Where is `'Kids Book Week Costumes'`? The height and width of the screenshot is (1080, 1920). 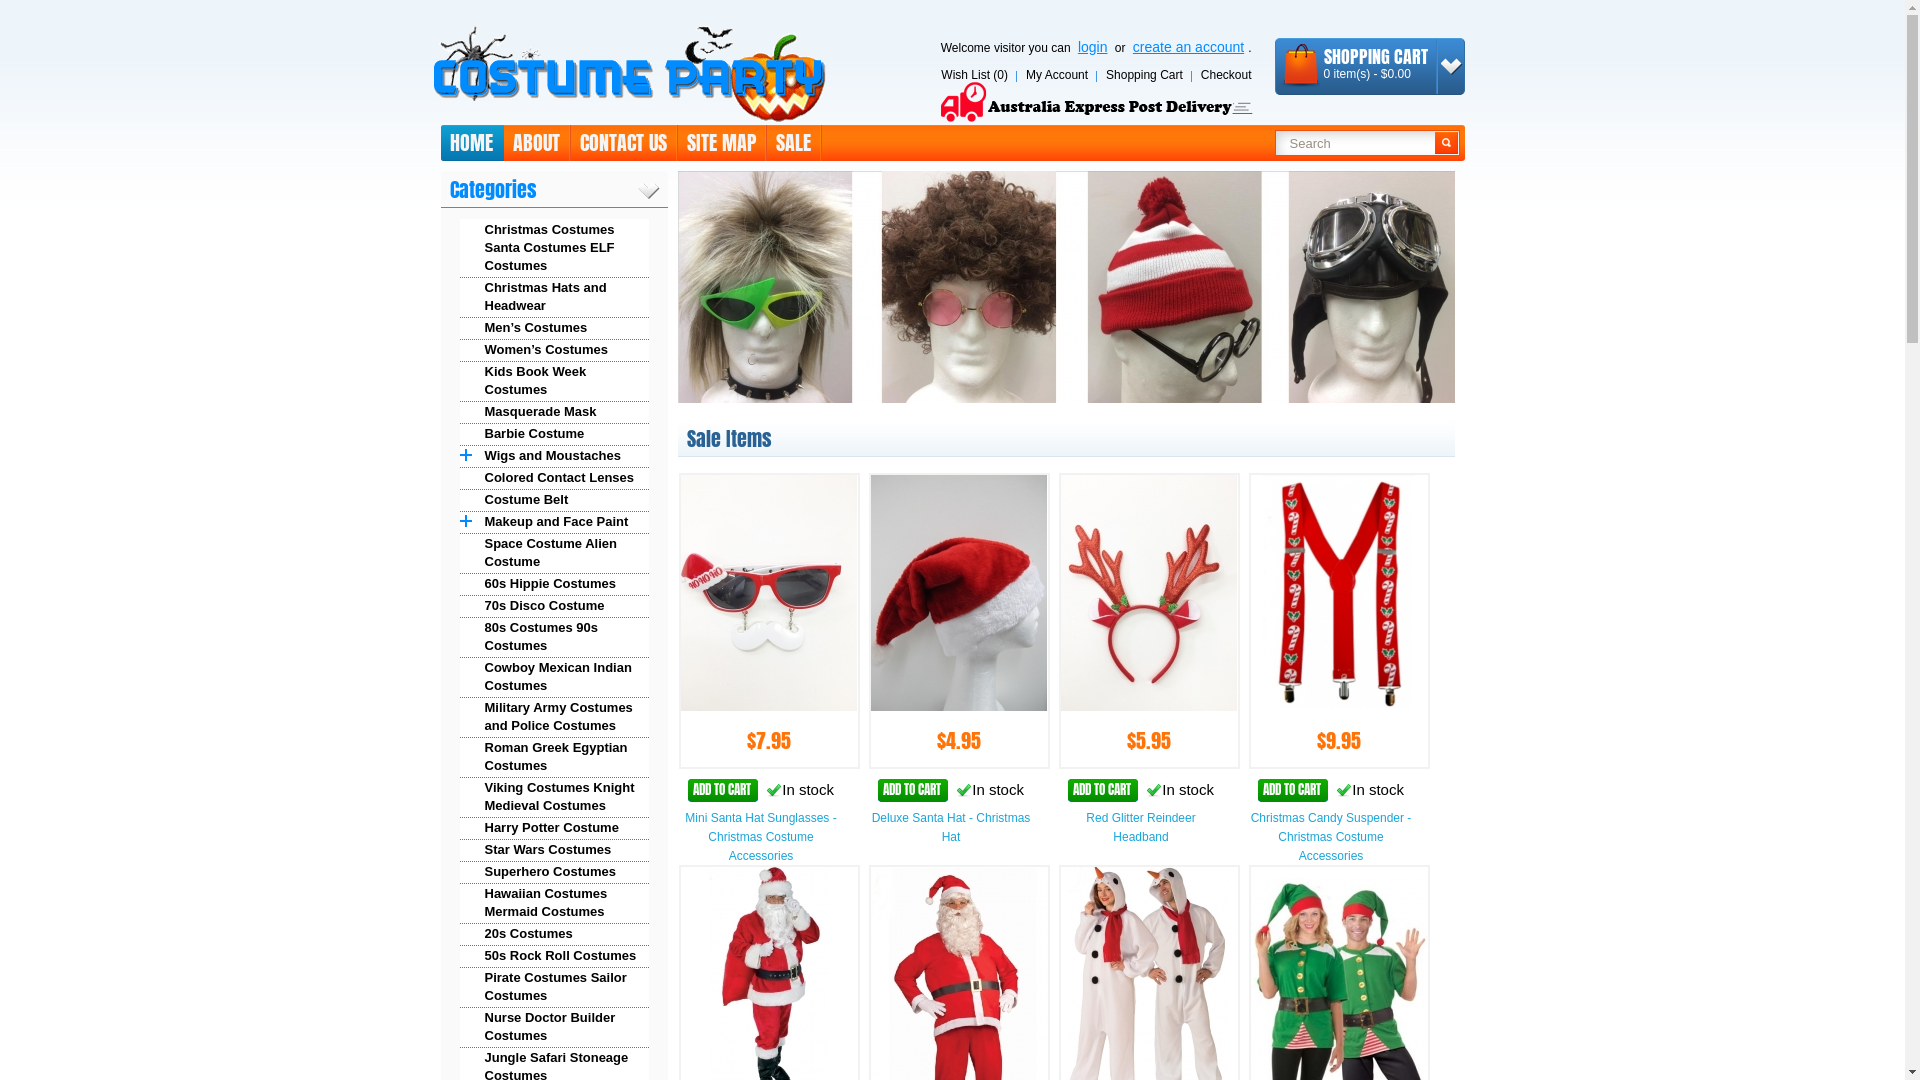
'Kids Book Week Costumes' is located at coordinates (554, 381).